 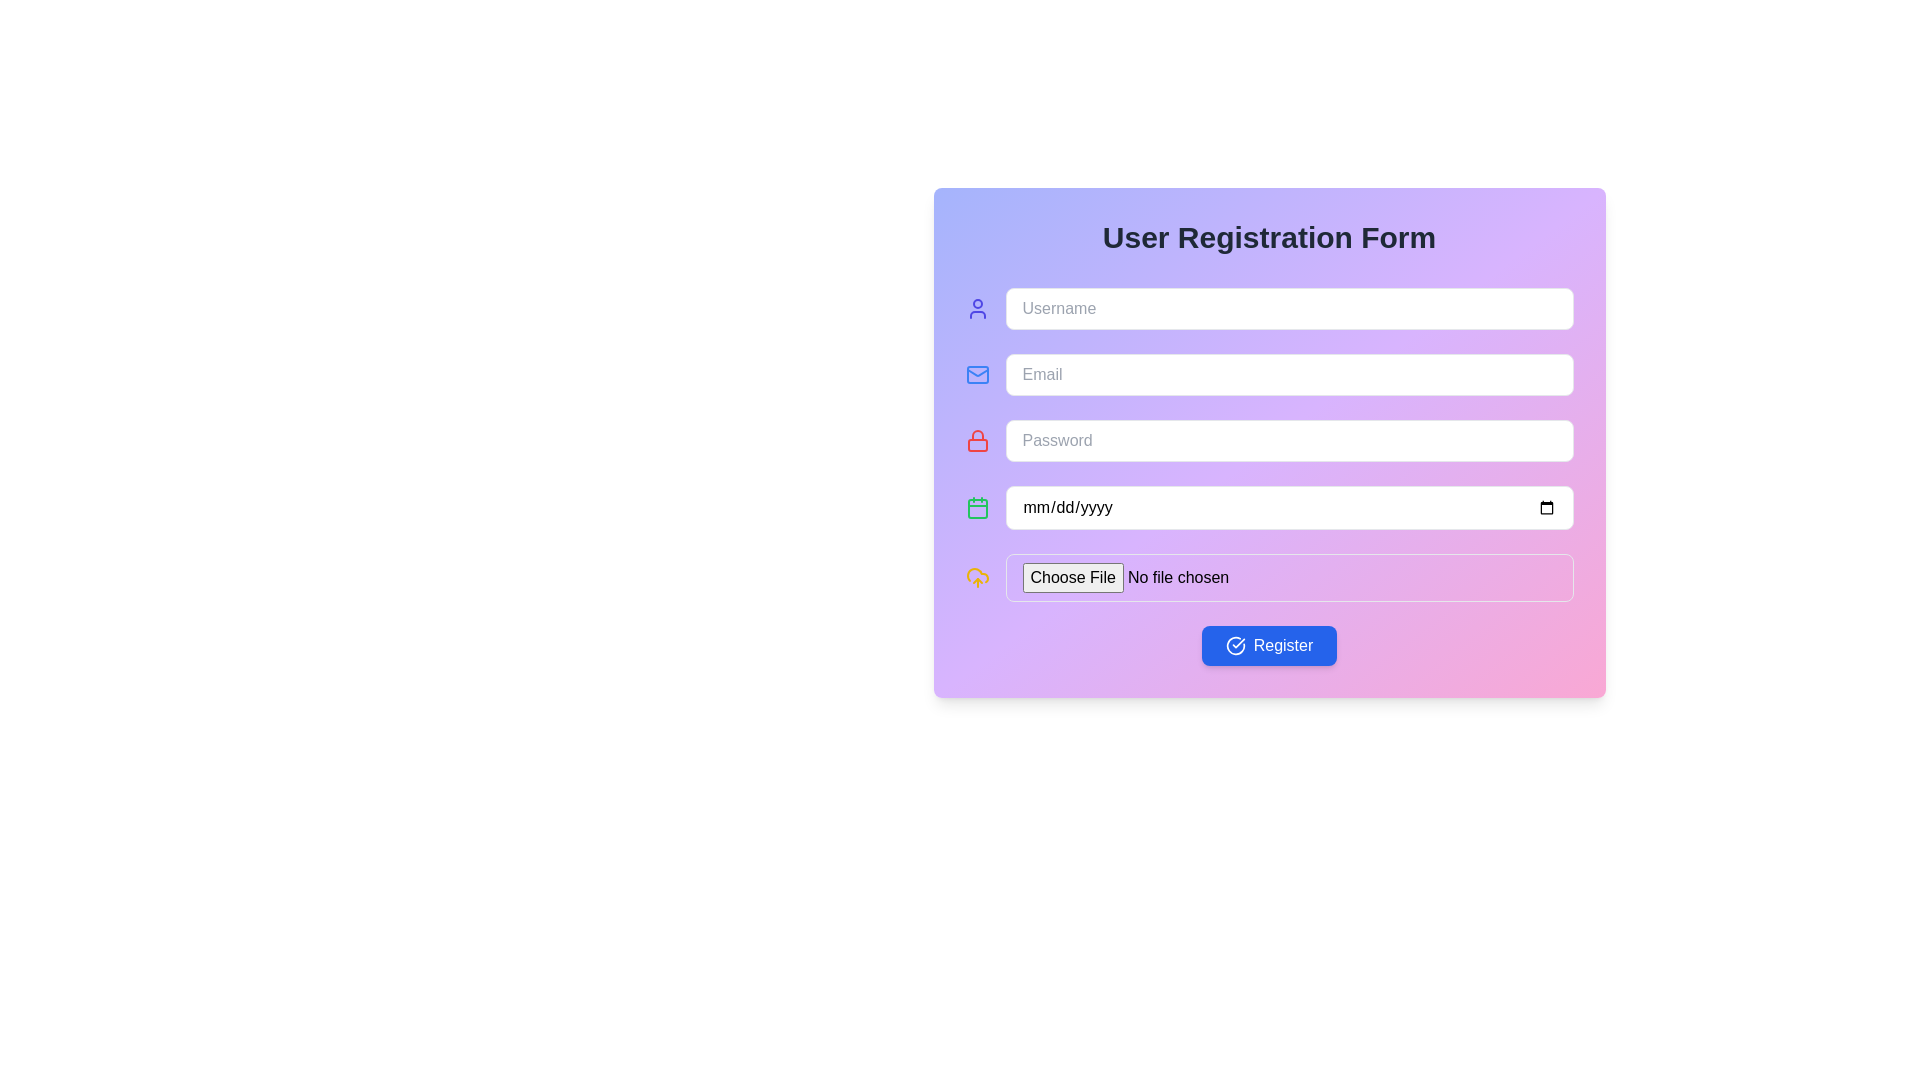 I want to click on the input field for entering a username, which is visually represented by the icon located at the top-left of the 'Username' input row in the user registration form, so click(x=977, y=308).